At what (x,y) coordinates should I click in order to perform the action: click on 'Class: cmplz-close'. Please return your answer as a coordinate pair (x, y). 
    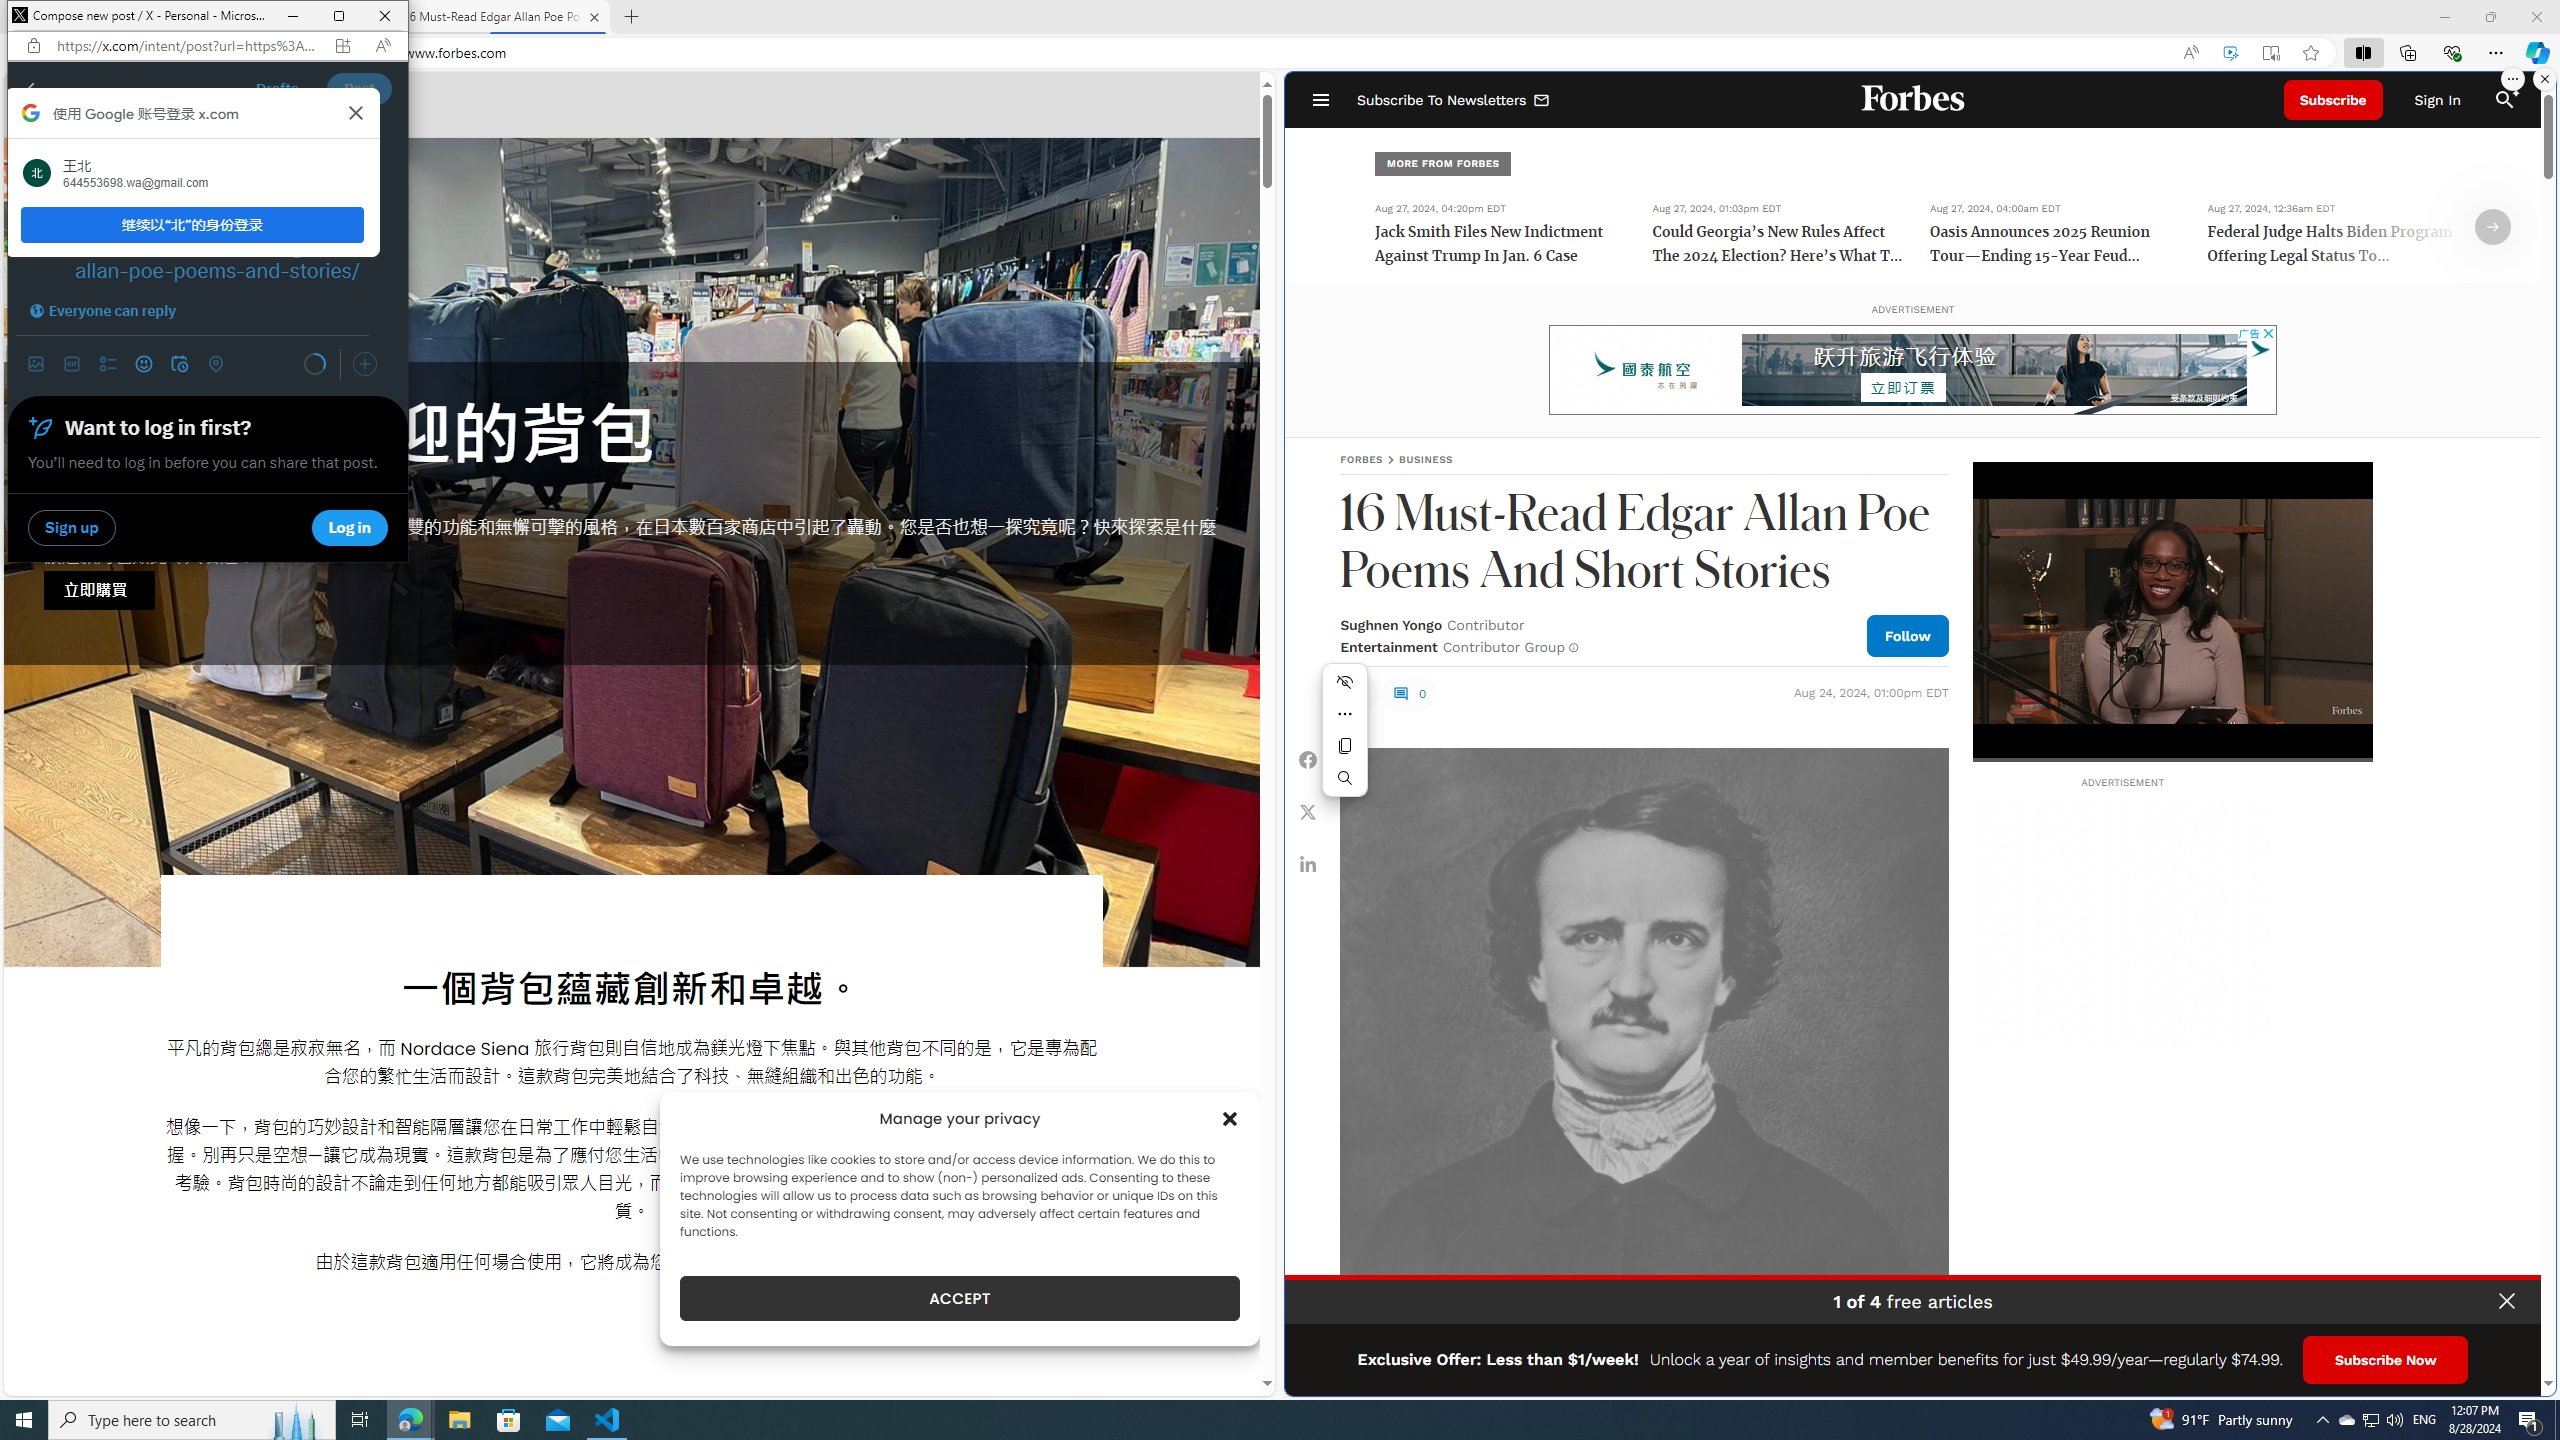
    Looking at the image, I should click on (1230, 1118).